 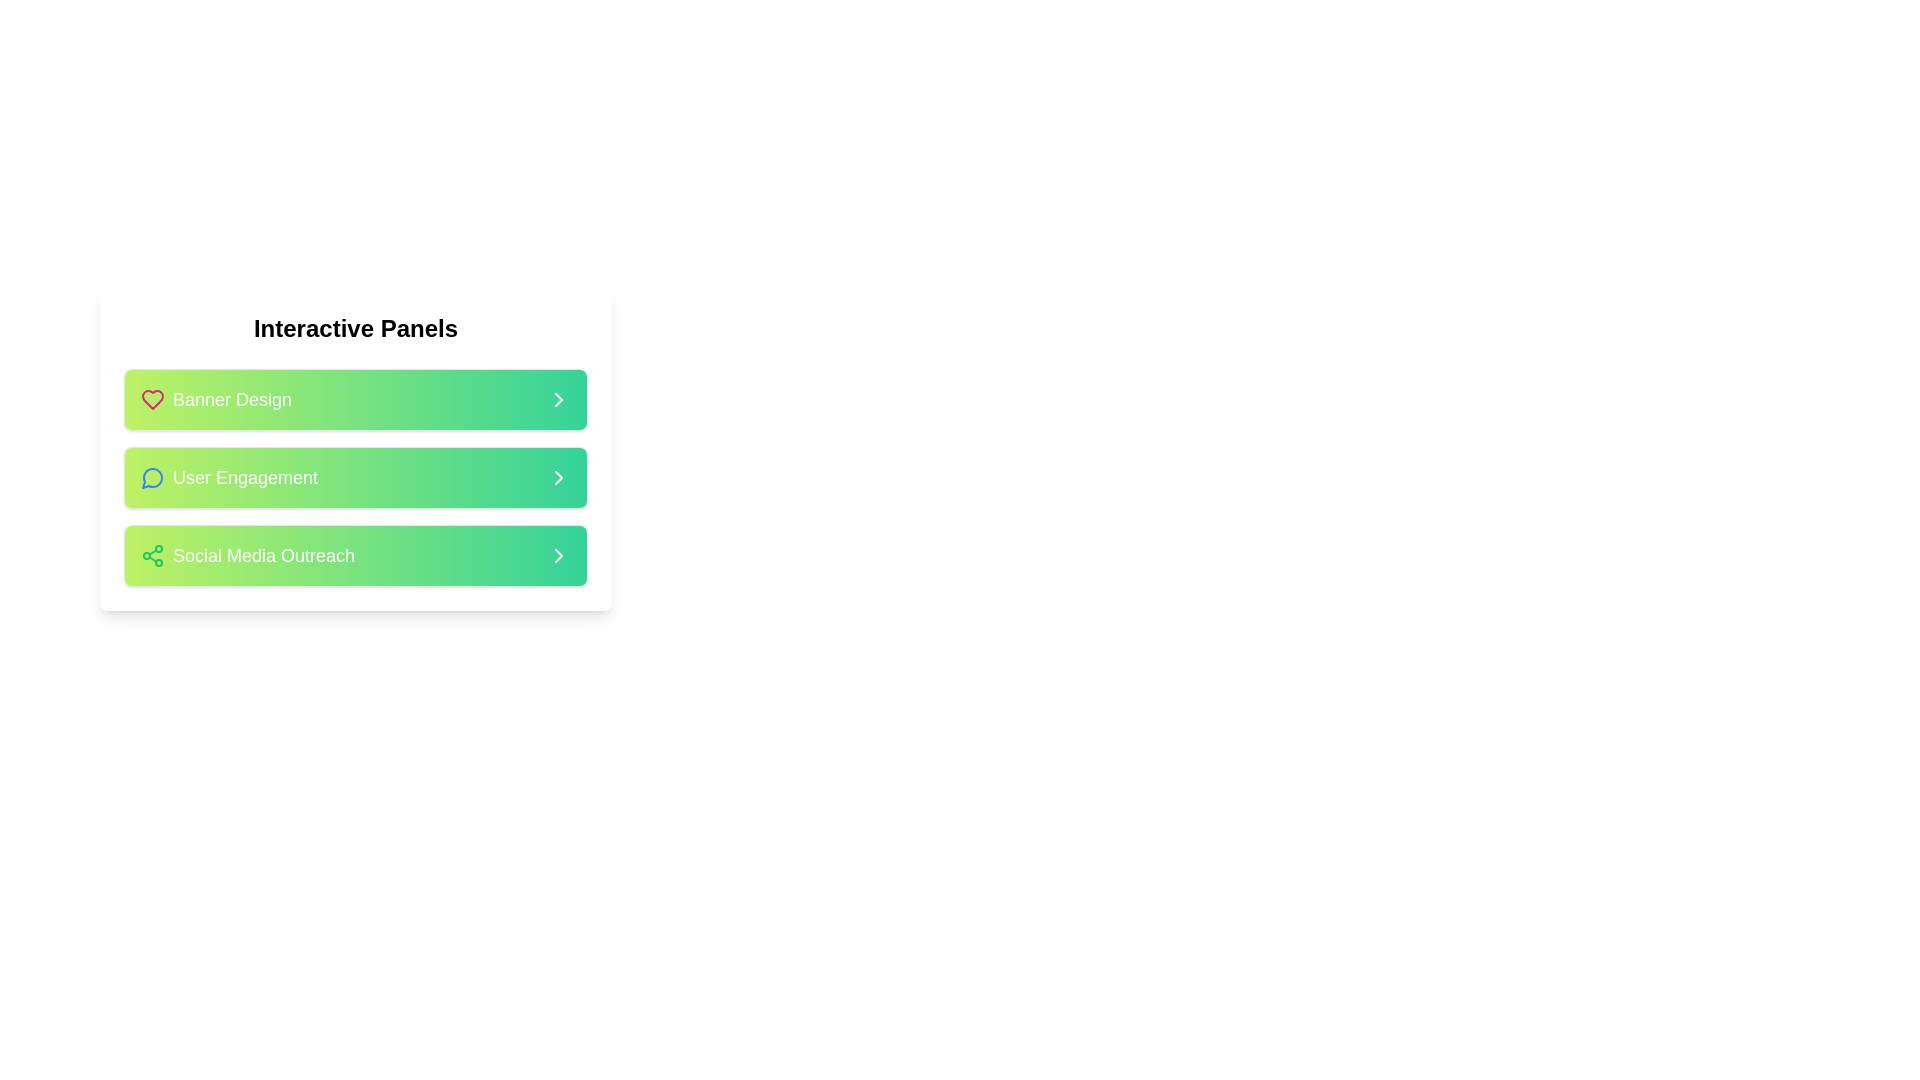 What do you see at coordinates (558, 478) in the screenshot?
I see `the right-pointing chevron icon located at the far-right end of the 'User Engagement' bar` at bounding box center [558, 478].